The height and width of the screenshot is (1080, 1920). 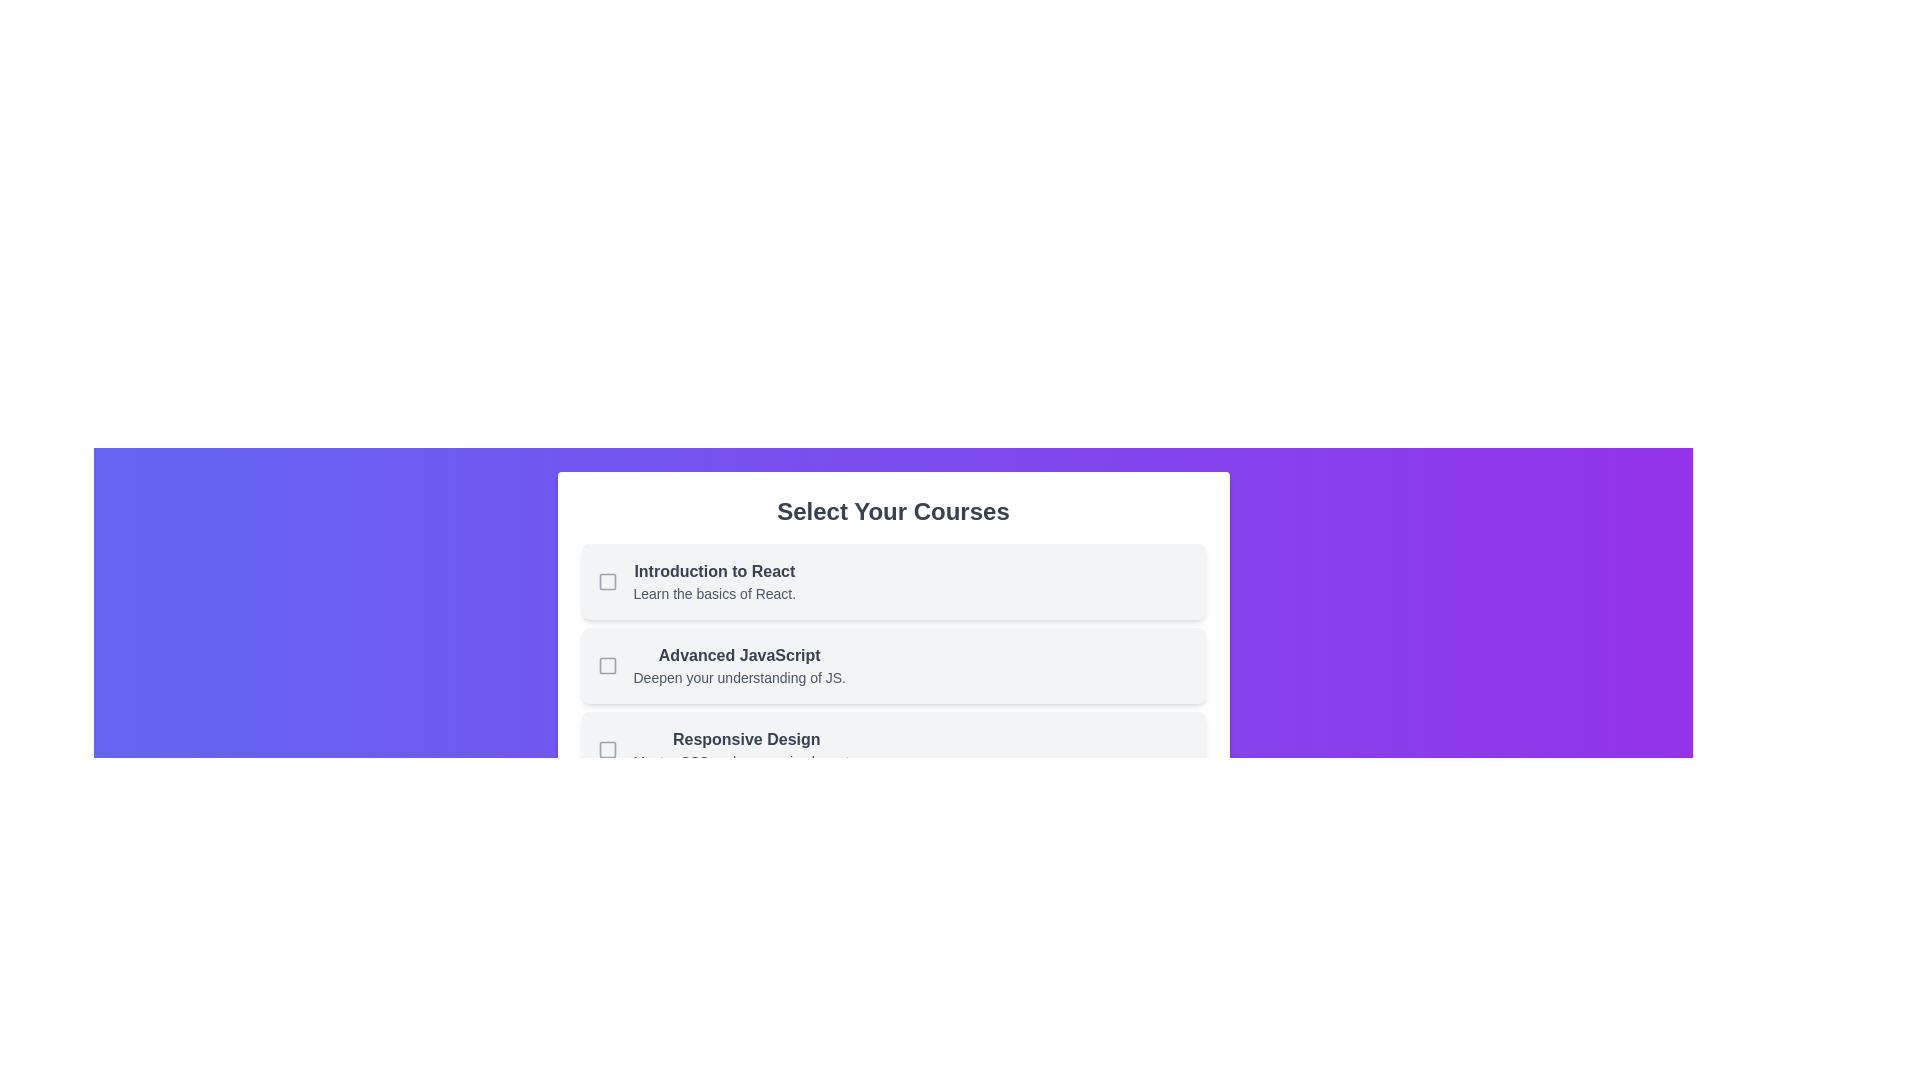 I want to click on the course Introduction to React by clicking on its corresponding list item, so click(x=892, y=582).